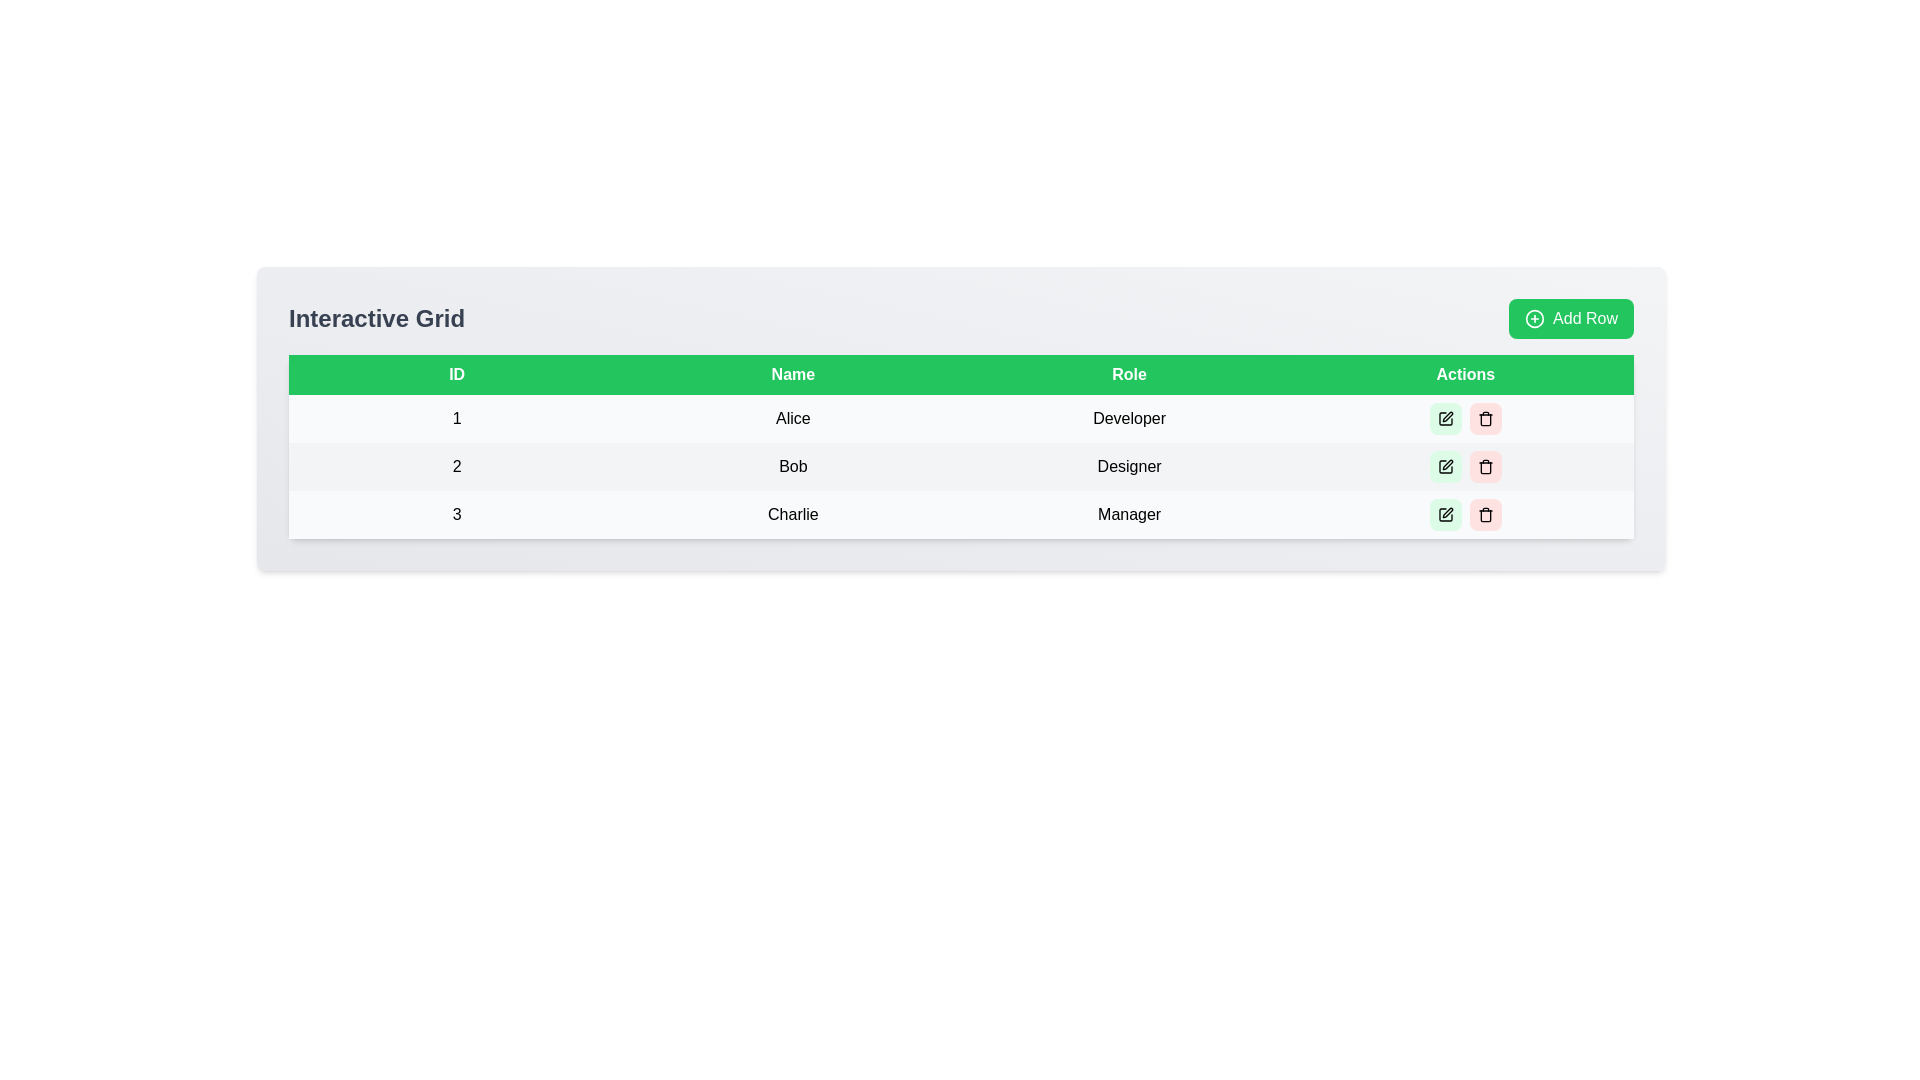 Image resolution: width=1920 pixels, height=1080 pixels. Describe the element at coordinates (1485, 419) in the screenshot. I see `the trash can icon in the 'Actions' column` at that location.